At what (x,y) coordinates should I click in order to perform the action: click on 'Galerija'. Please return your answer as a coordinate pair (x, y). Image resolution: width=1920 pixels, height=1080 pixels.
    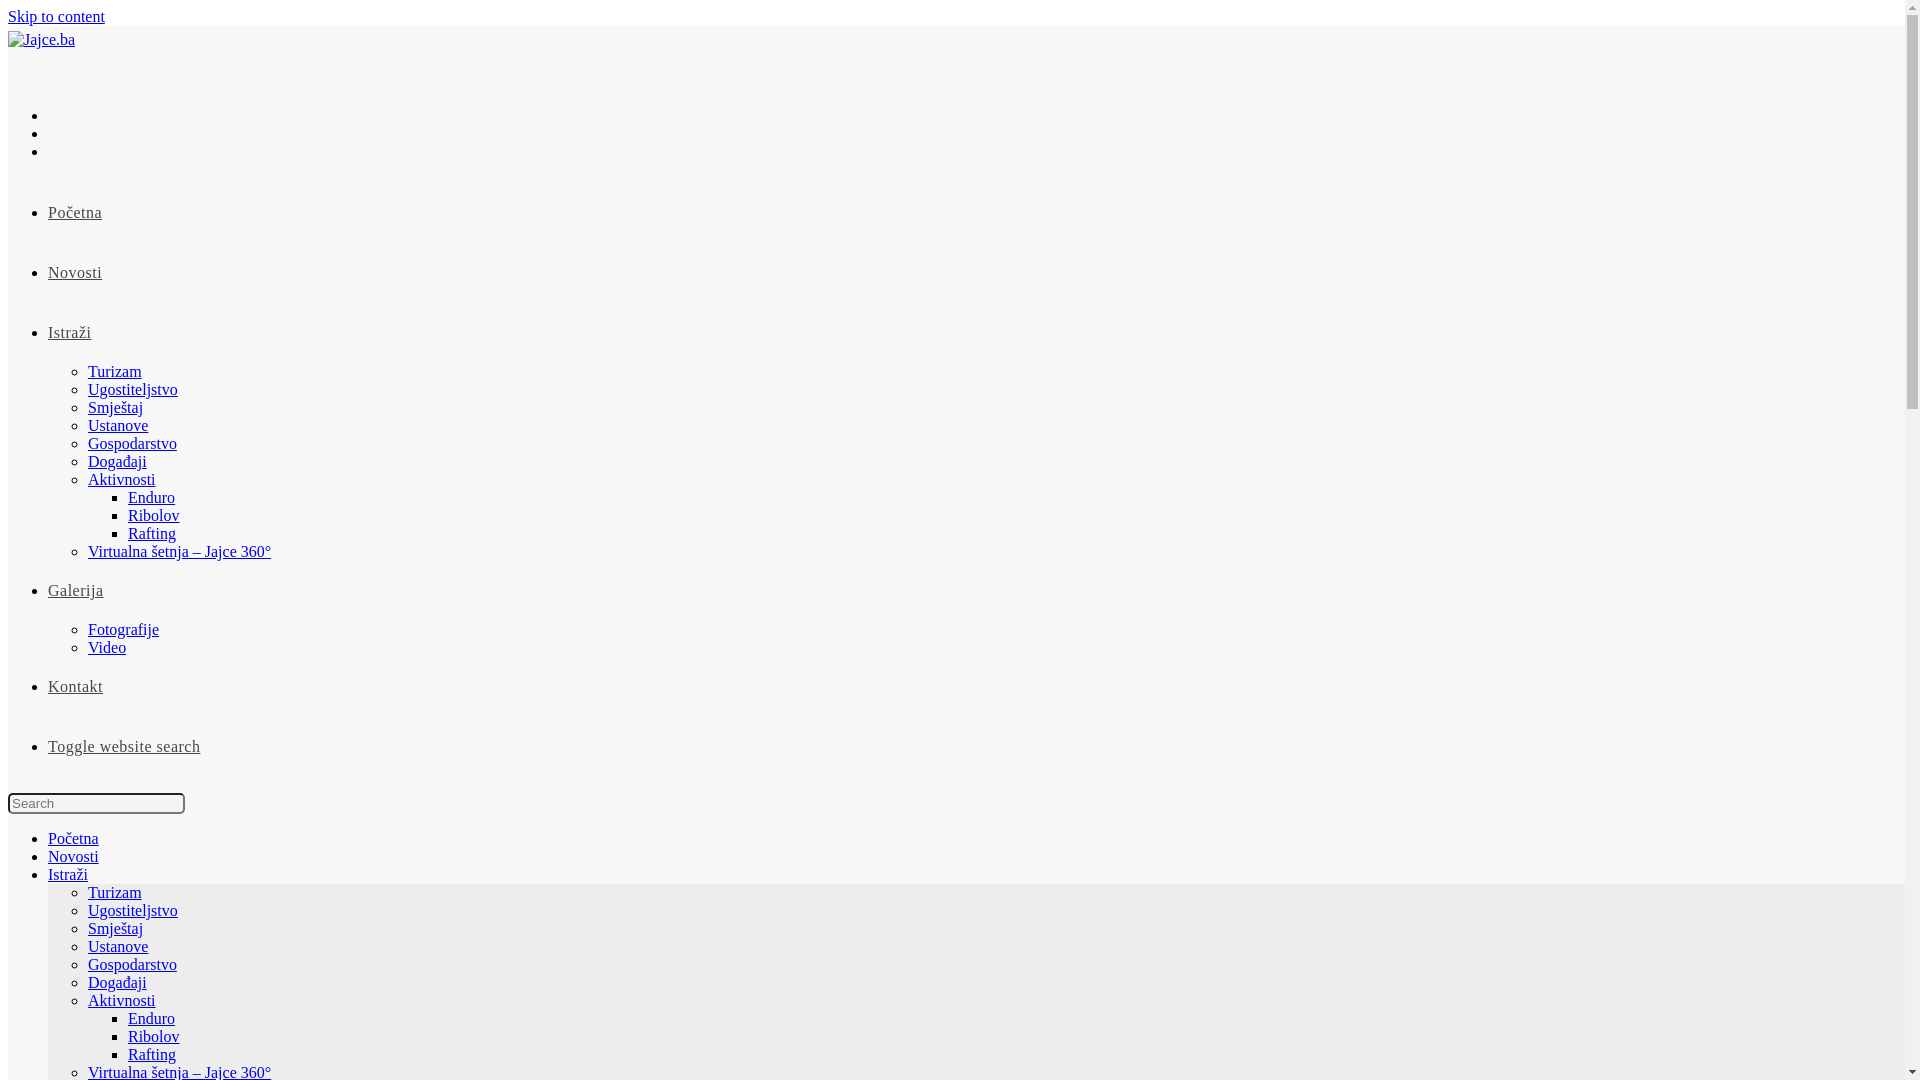
    Looking at the image, I should click on (76, 589).